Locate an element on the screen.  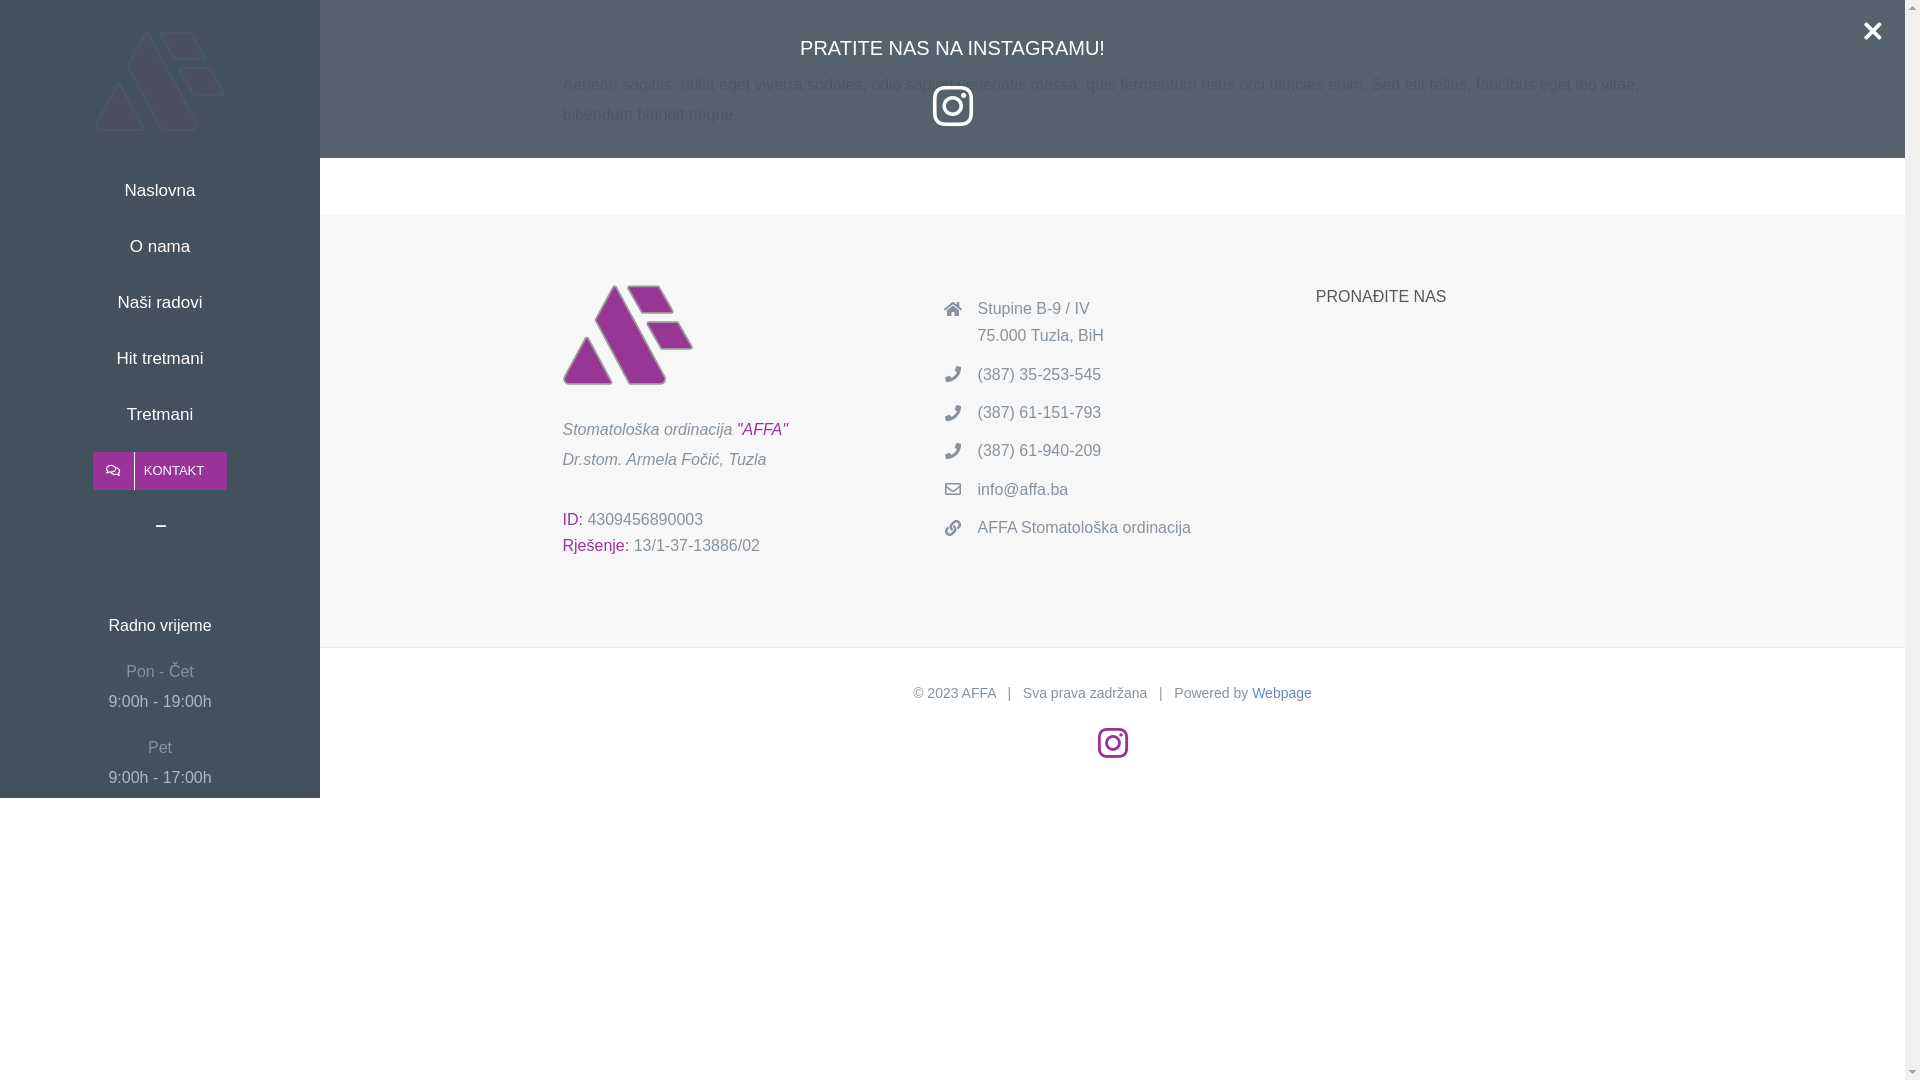
'Instagram' is located at coordinates (1112, 743).